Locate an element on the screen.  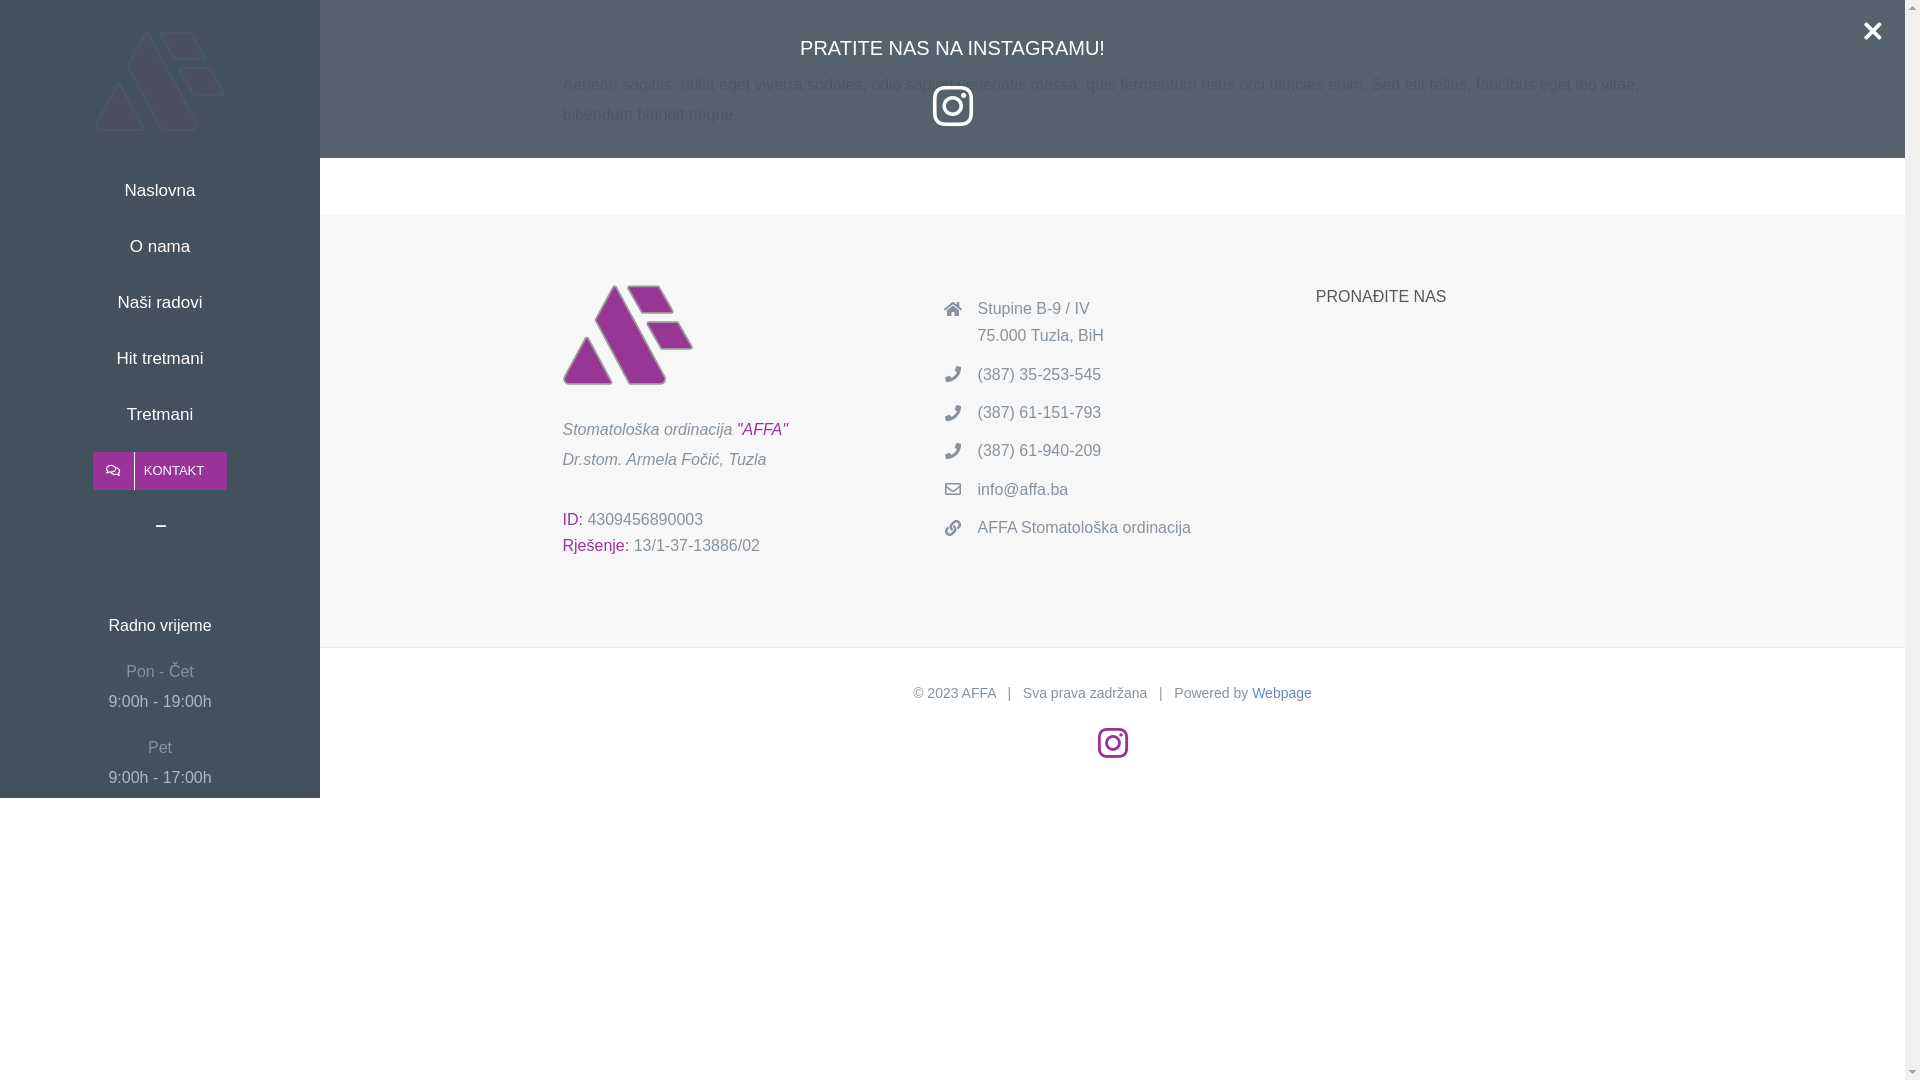
'Instagram' is located at coordinates (1112, 743).